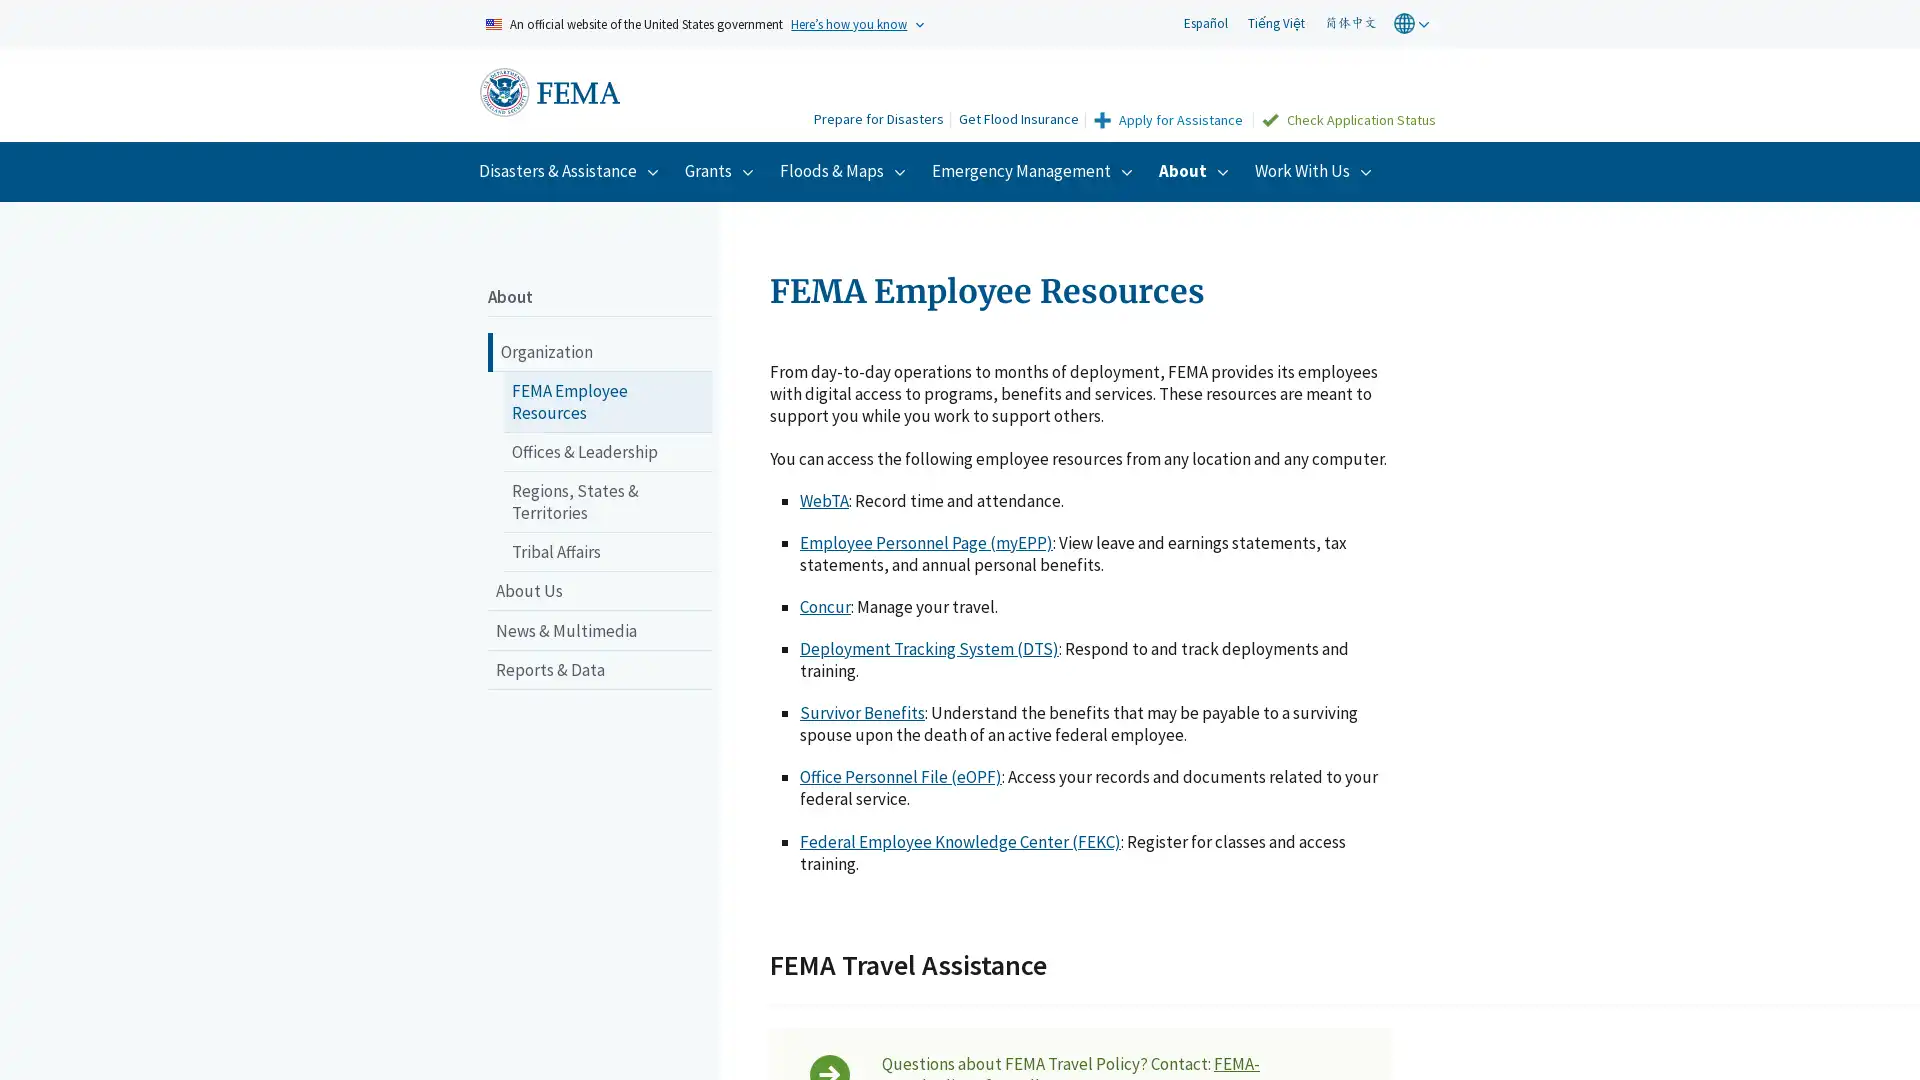  Describe the element at coordinates (1196, 169) in the screenshot. I see `About` at that location.